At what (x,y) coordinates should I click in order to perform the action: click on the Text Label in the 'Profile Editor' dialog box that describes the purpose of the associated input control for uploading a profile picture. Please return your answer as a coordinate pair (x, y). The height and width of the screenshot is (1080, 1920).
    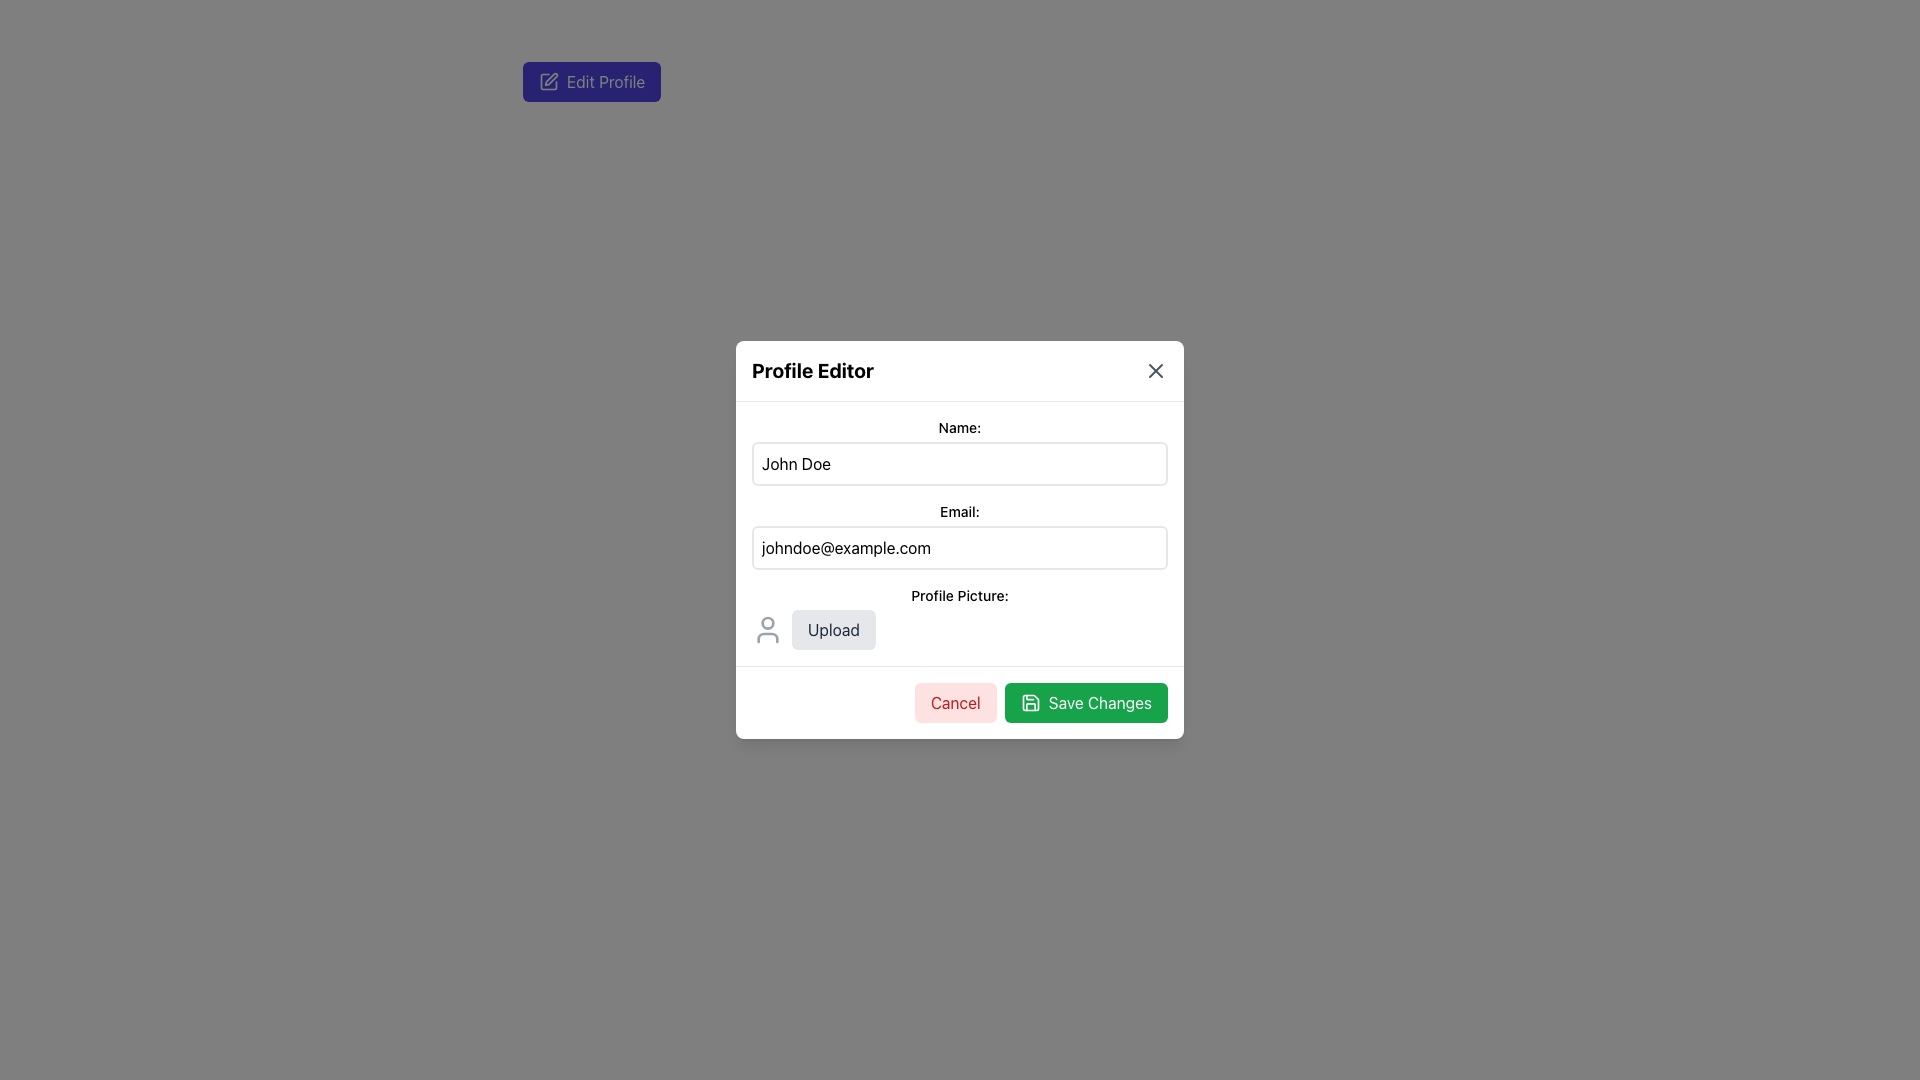
    Looking at the image, I should click on (960, 595).